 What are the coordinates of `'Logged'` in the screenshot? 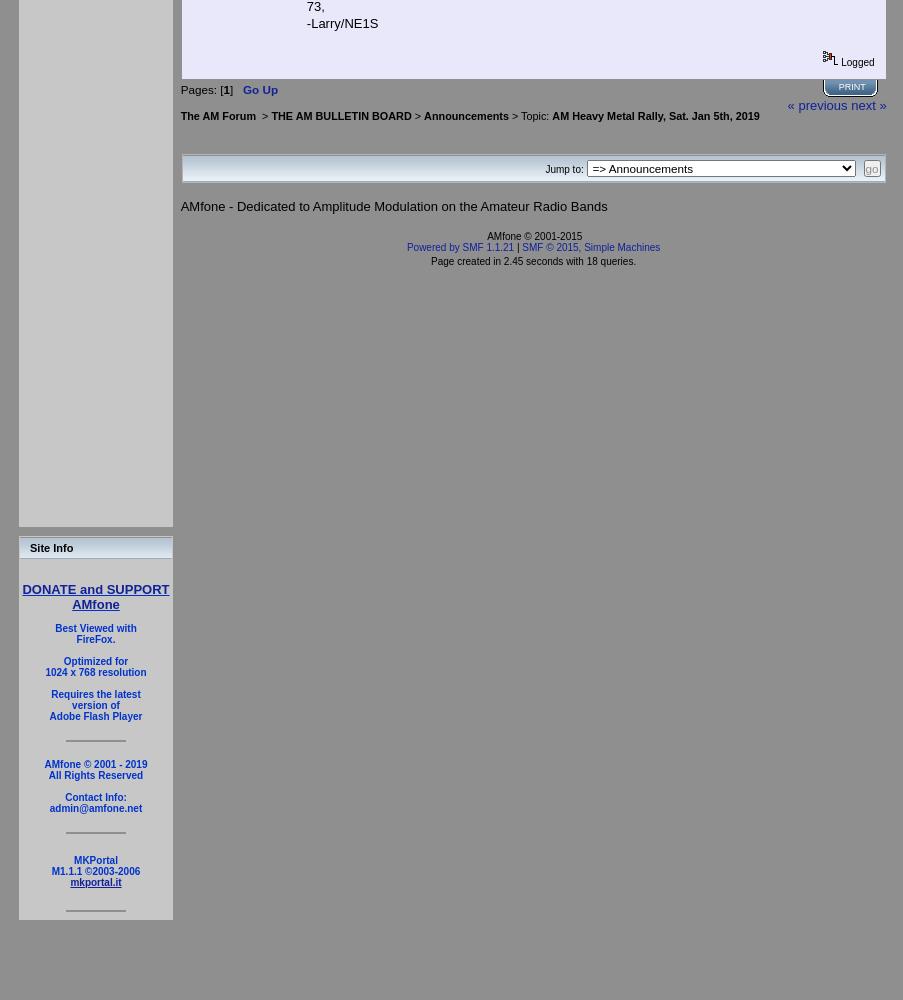 It's located at (856, 62).